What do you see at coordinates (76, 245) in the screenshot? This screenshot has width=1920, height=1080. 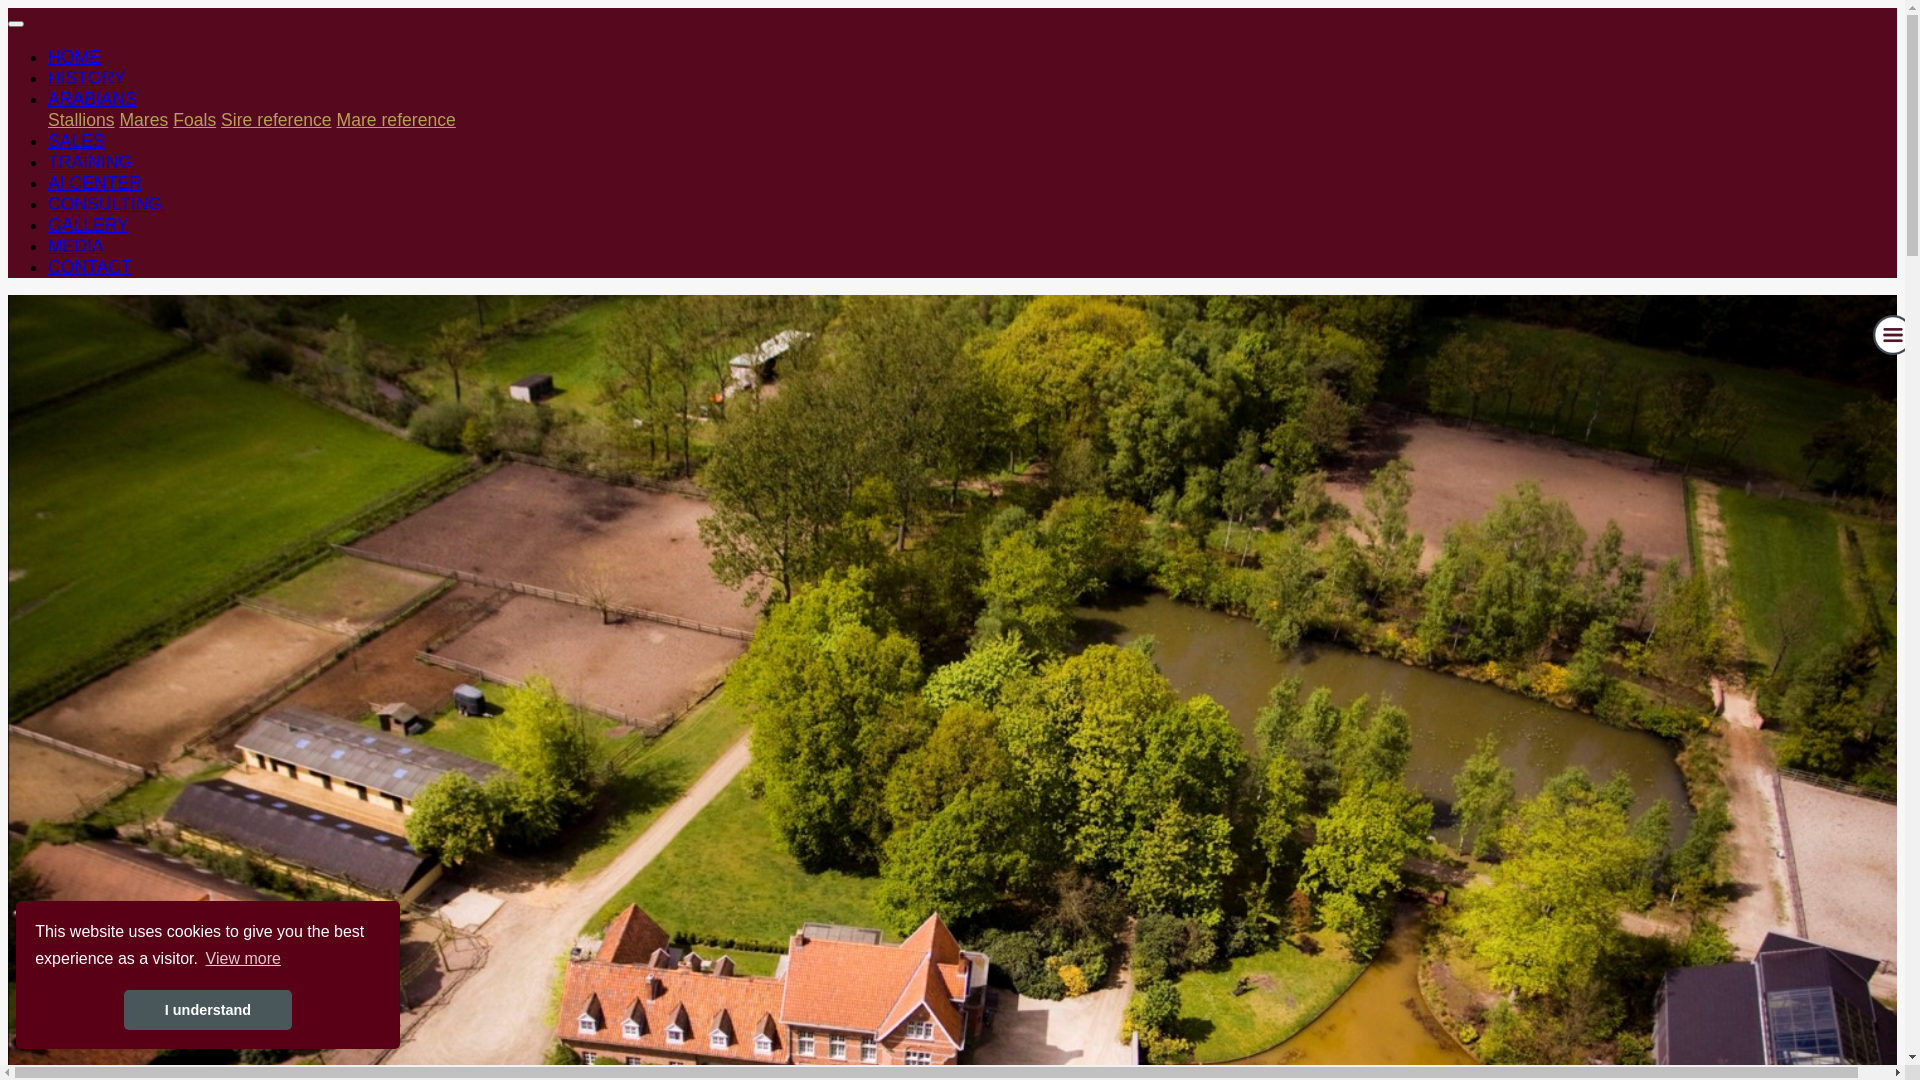 I see `'MEDIA'` at bounding box center [76, 245].